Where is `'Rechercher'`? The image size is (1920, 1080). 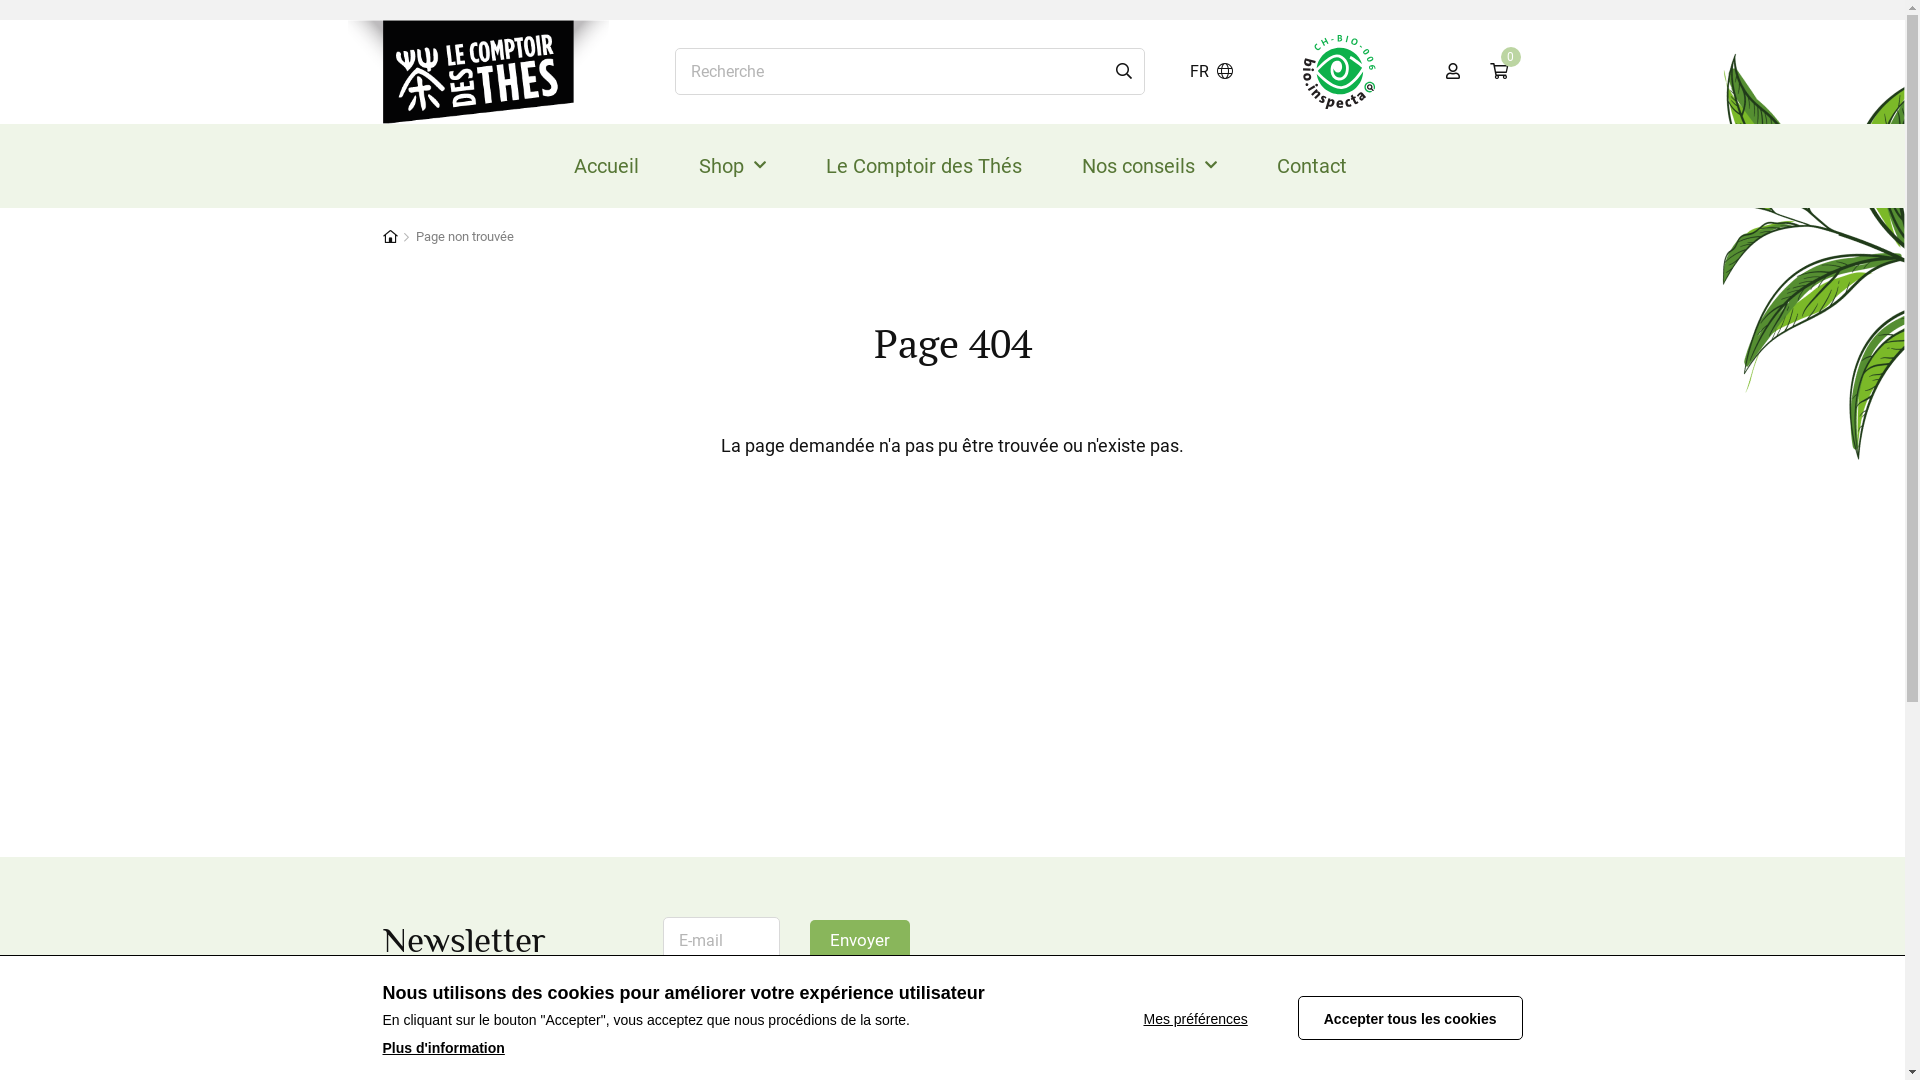
'Rechercher' is located at coordinates (1123, 71).